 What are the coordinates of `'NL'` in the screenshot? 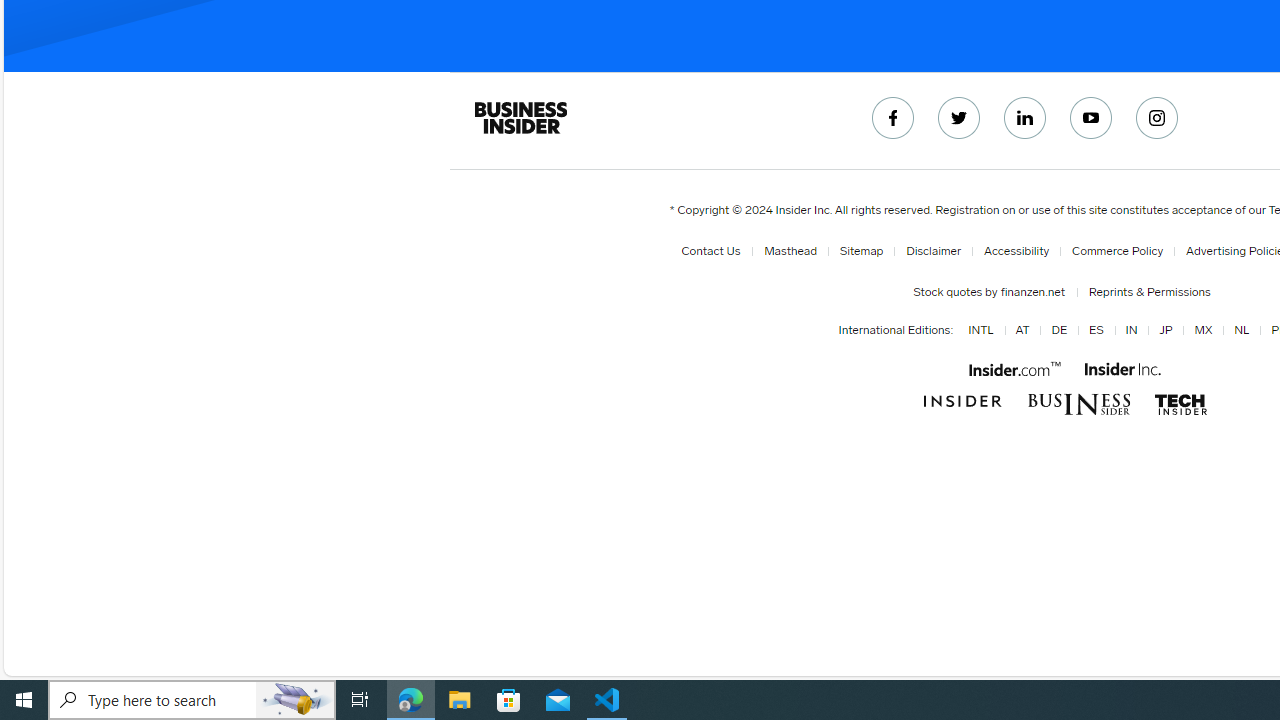 It's located at (1237, 330).